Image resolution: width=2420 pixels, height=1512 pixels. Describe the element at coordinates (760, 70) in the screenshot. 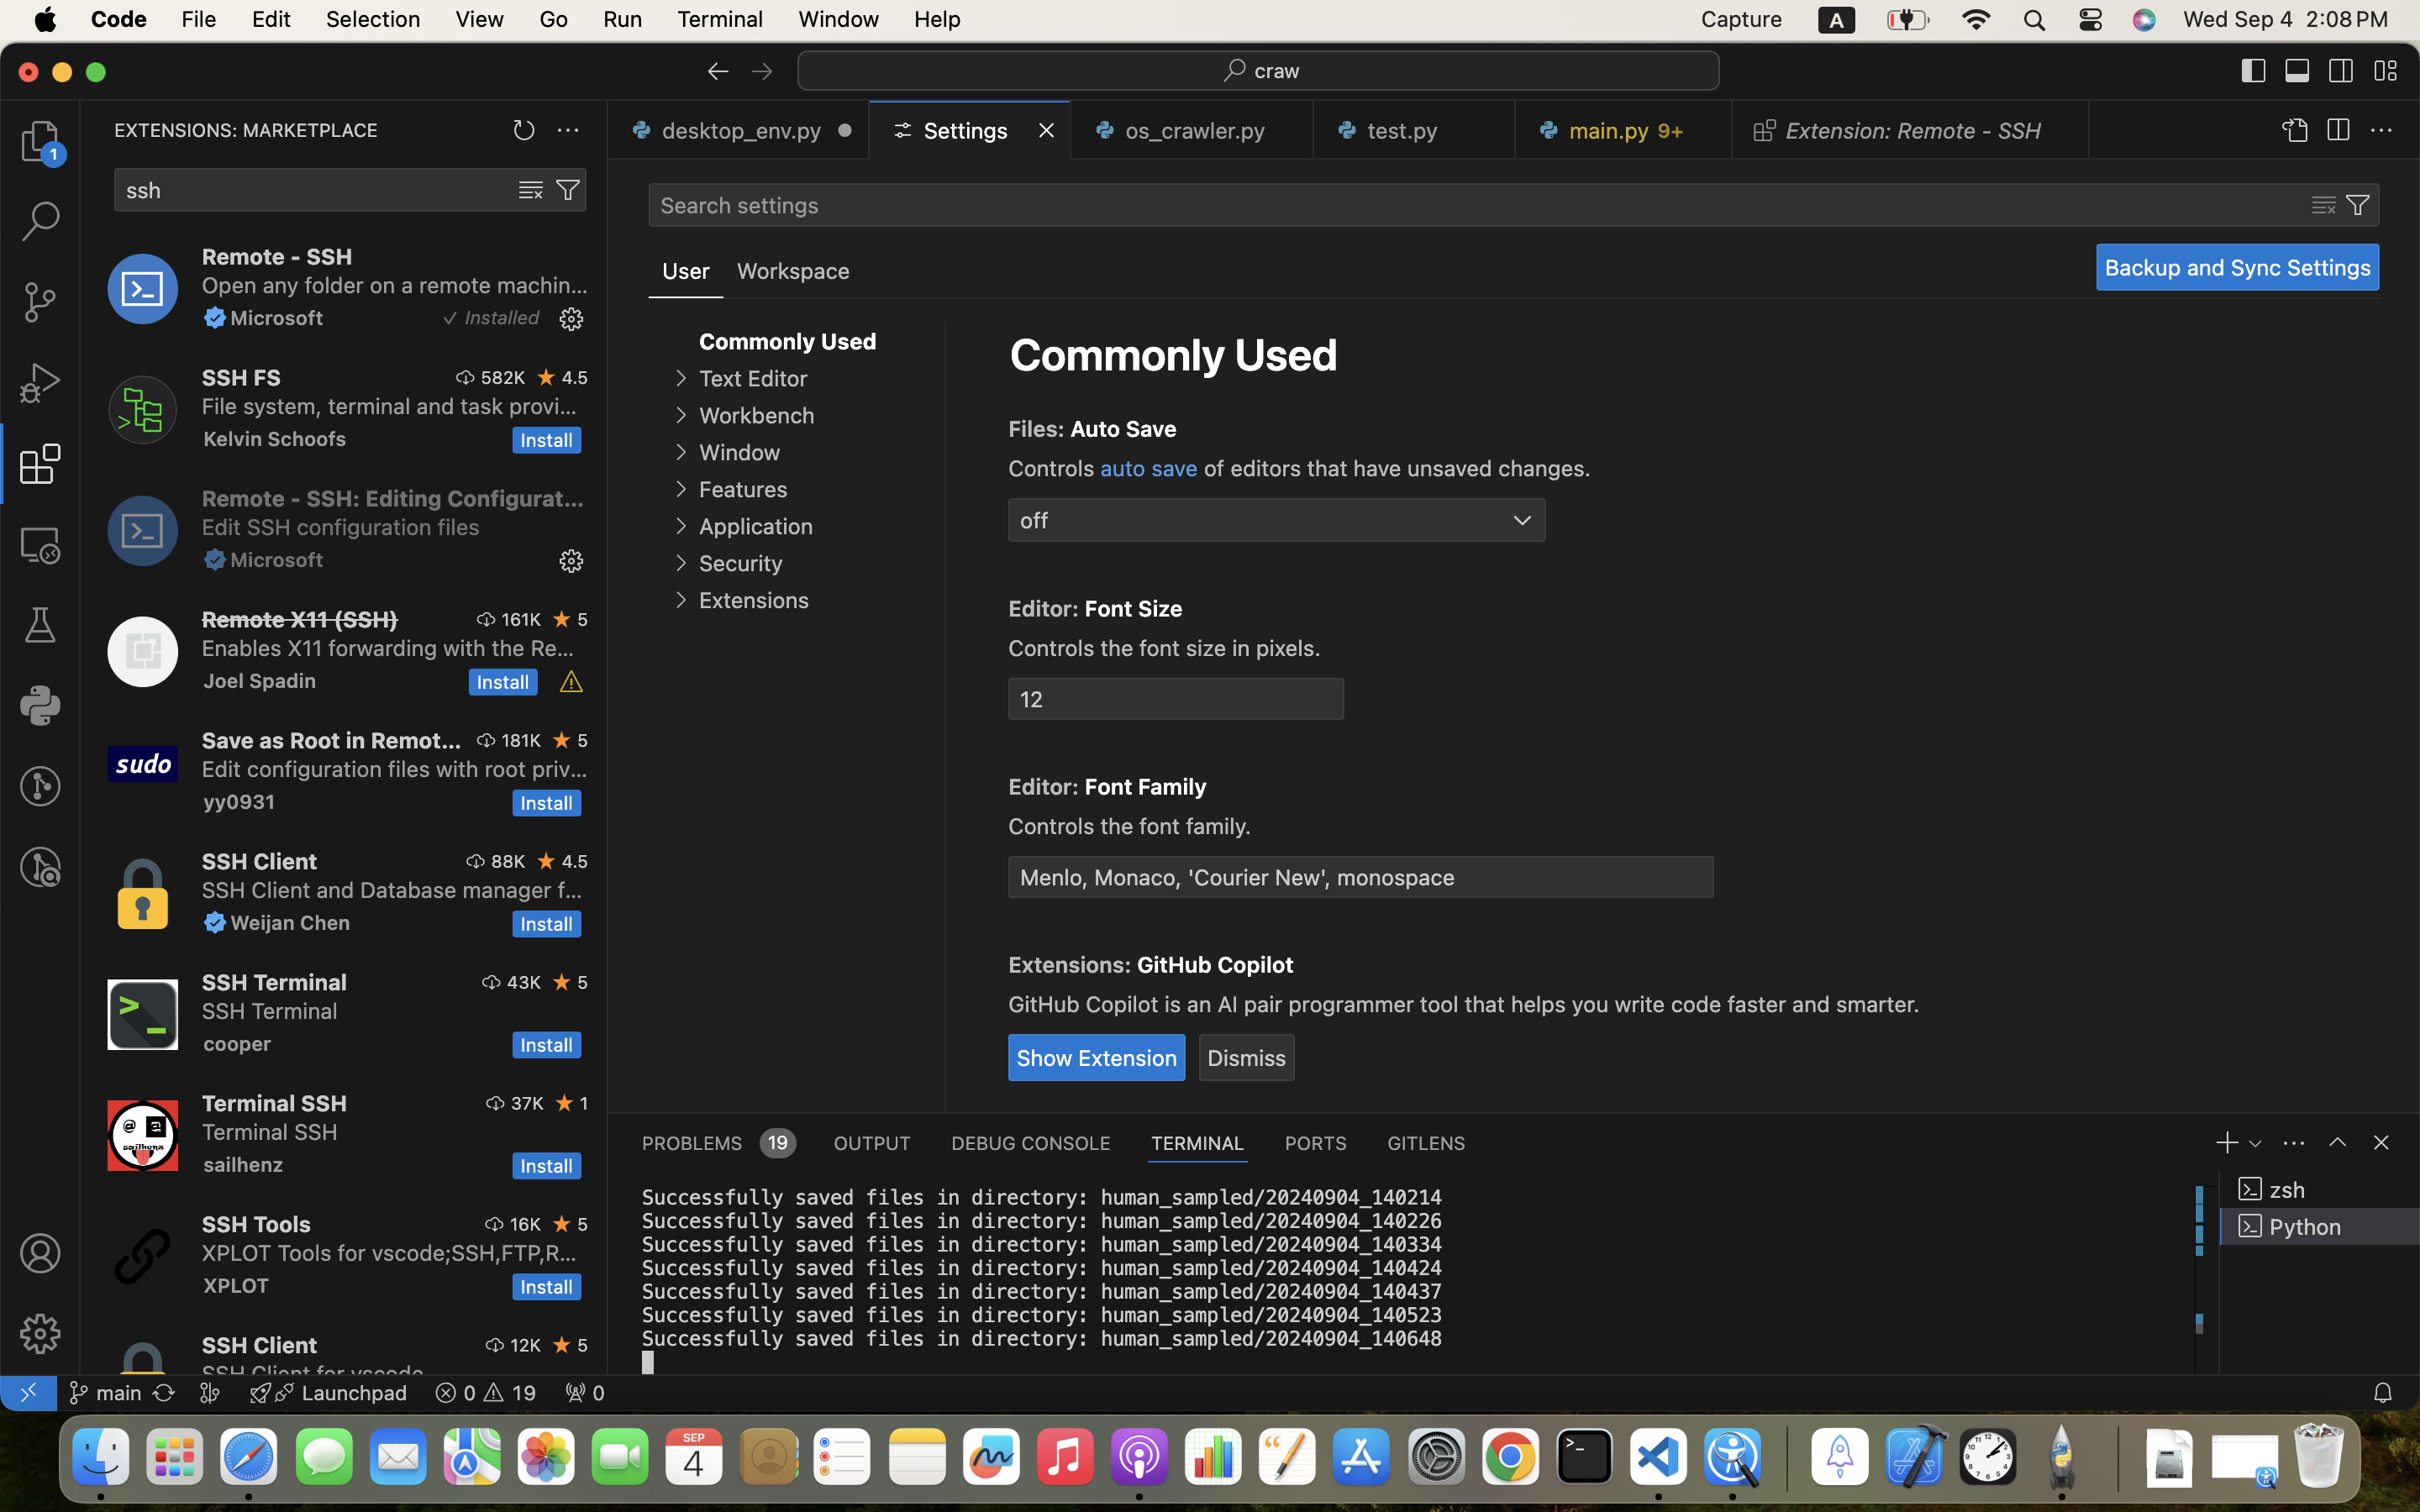

I see `''` at that location.